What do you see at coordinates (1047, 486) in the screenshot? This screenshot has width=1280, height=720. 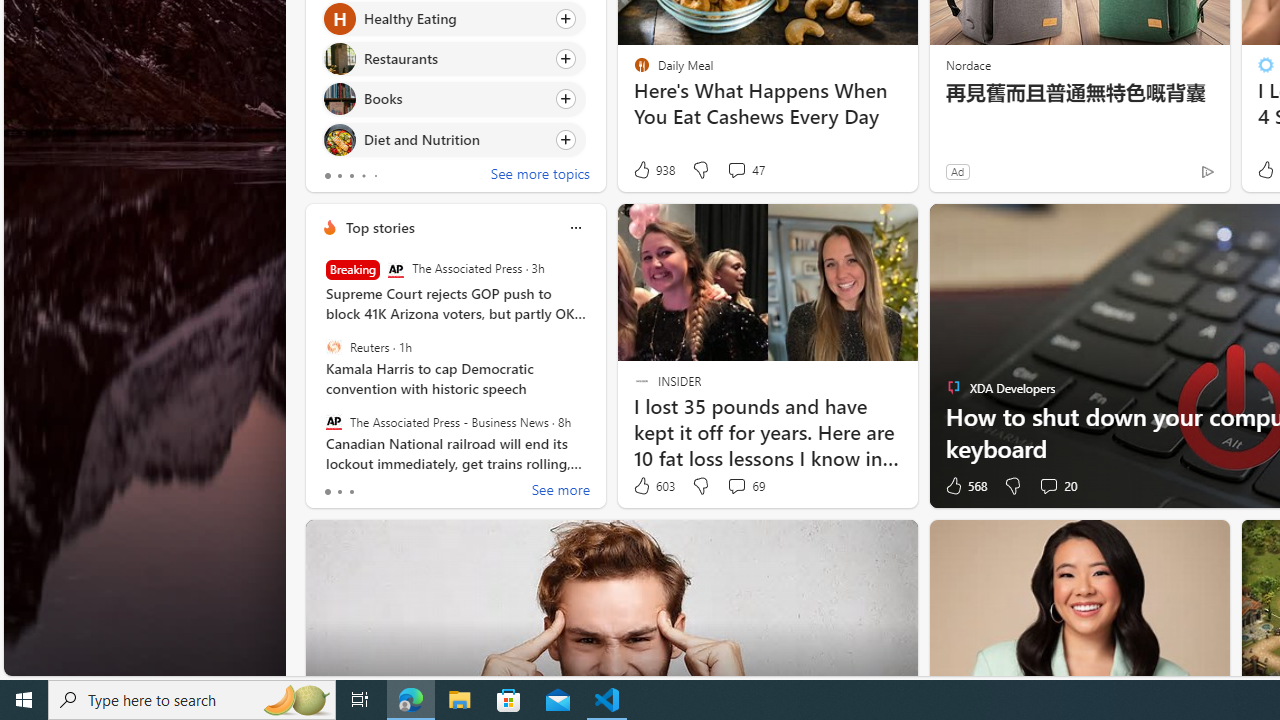 I see `'View comments 20 Comment'` at bounding box center [1047, 486].